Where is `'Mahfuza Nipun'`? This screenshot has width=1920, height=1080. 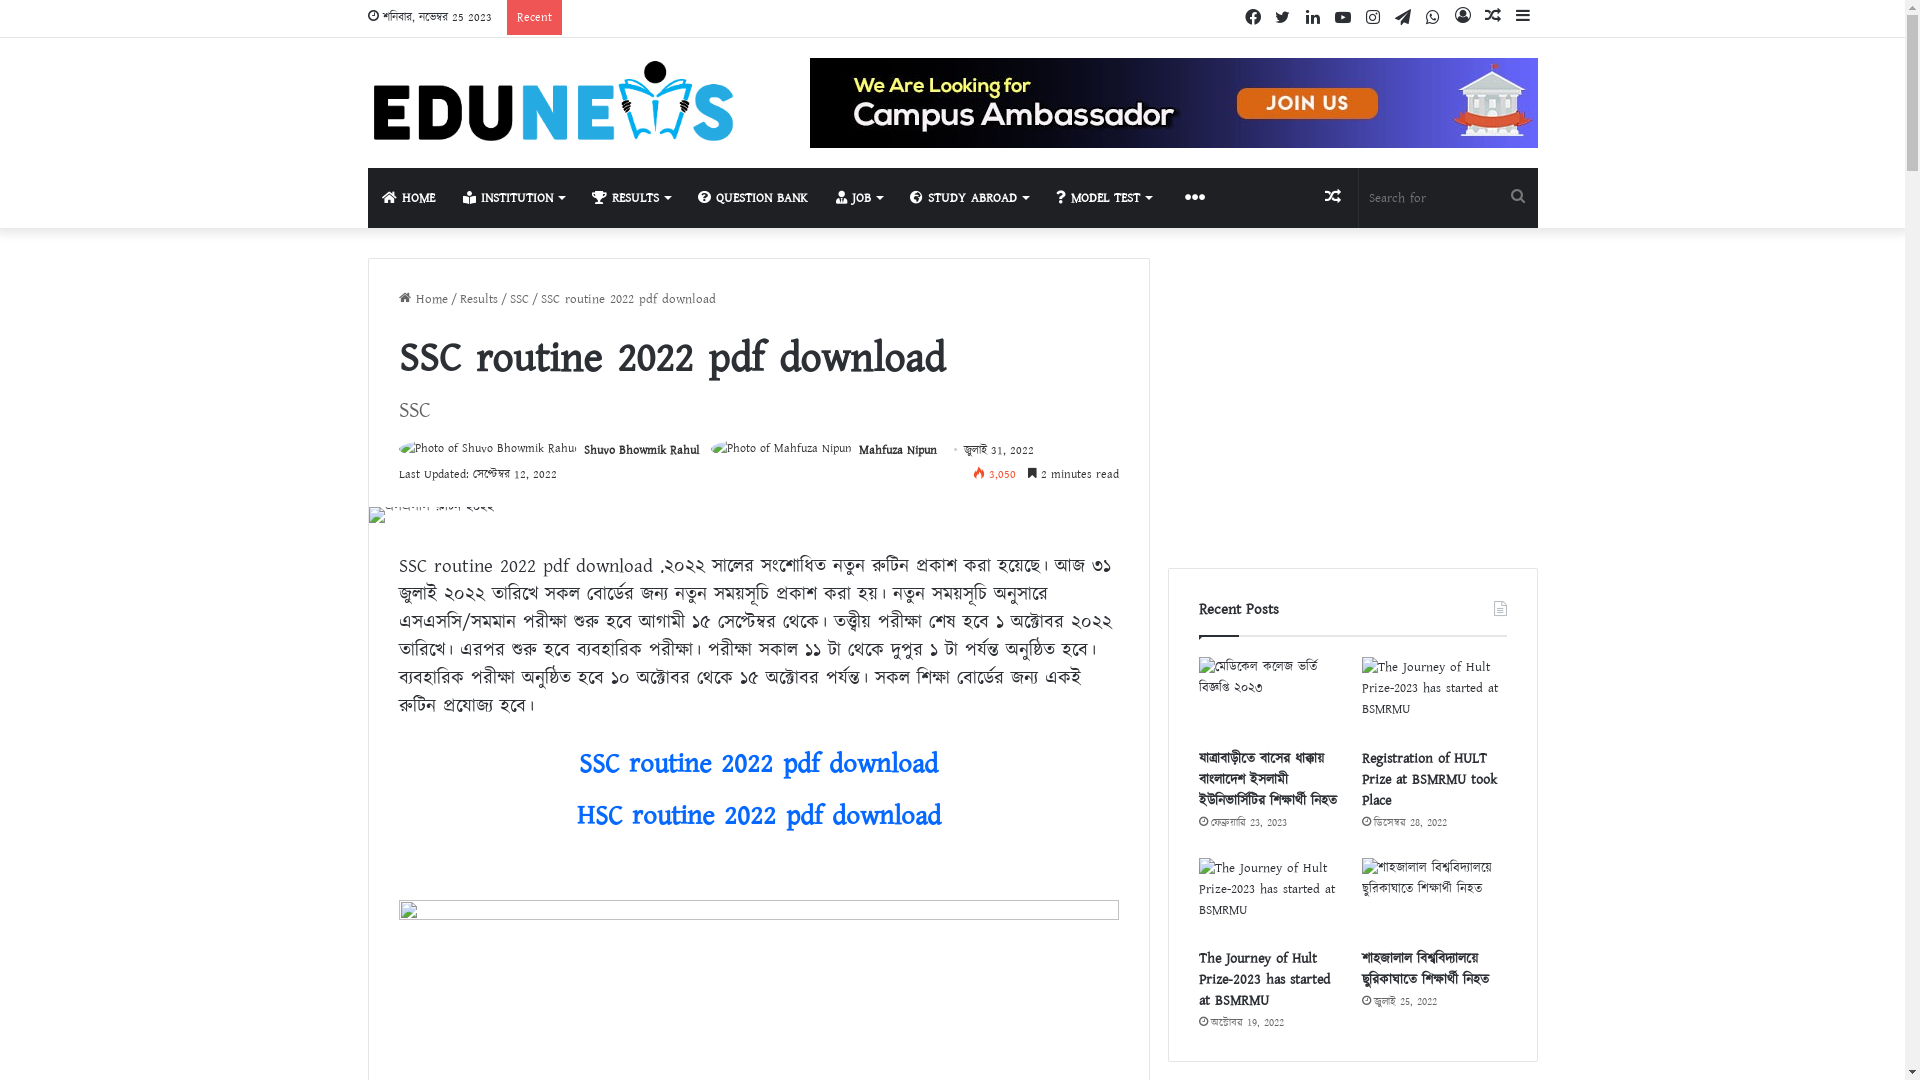
'Mahfuza Nipun' is located at coordinates (896, 450).